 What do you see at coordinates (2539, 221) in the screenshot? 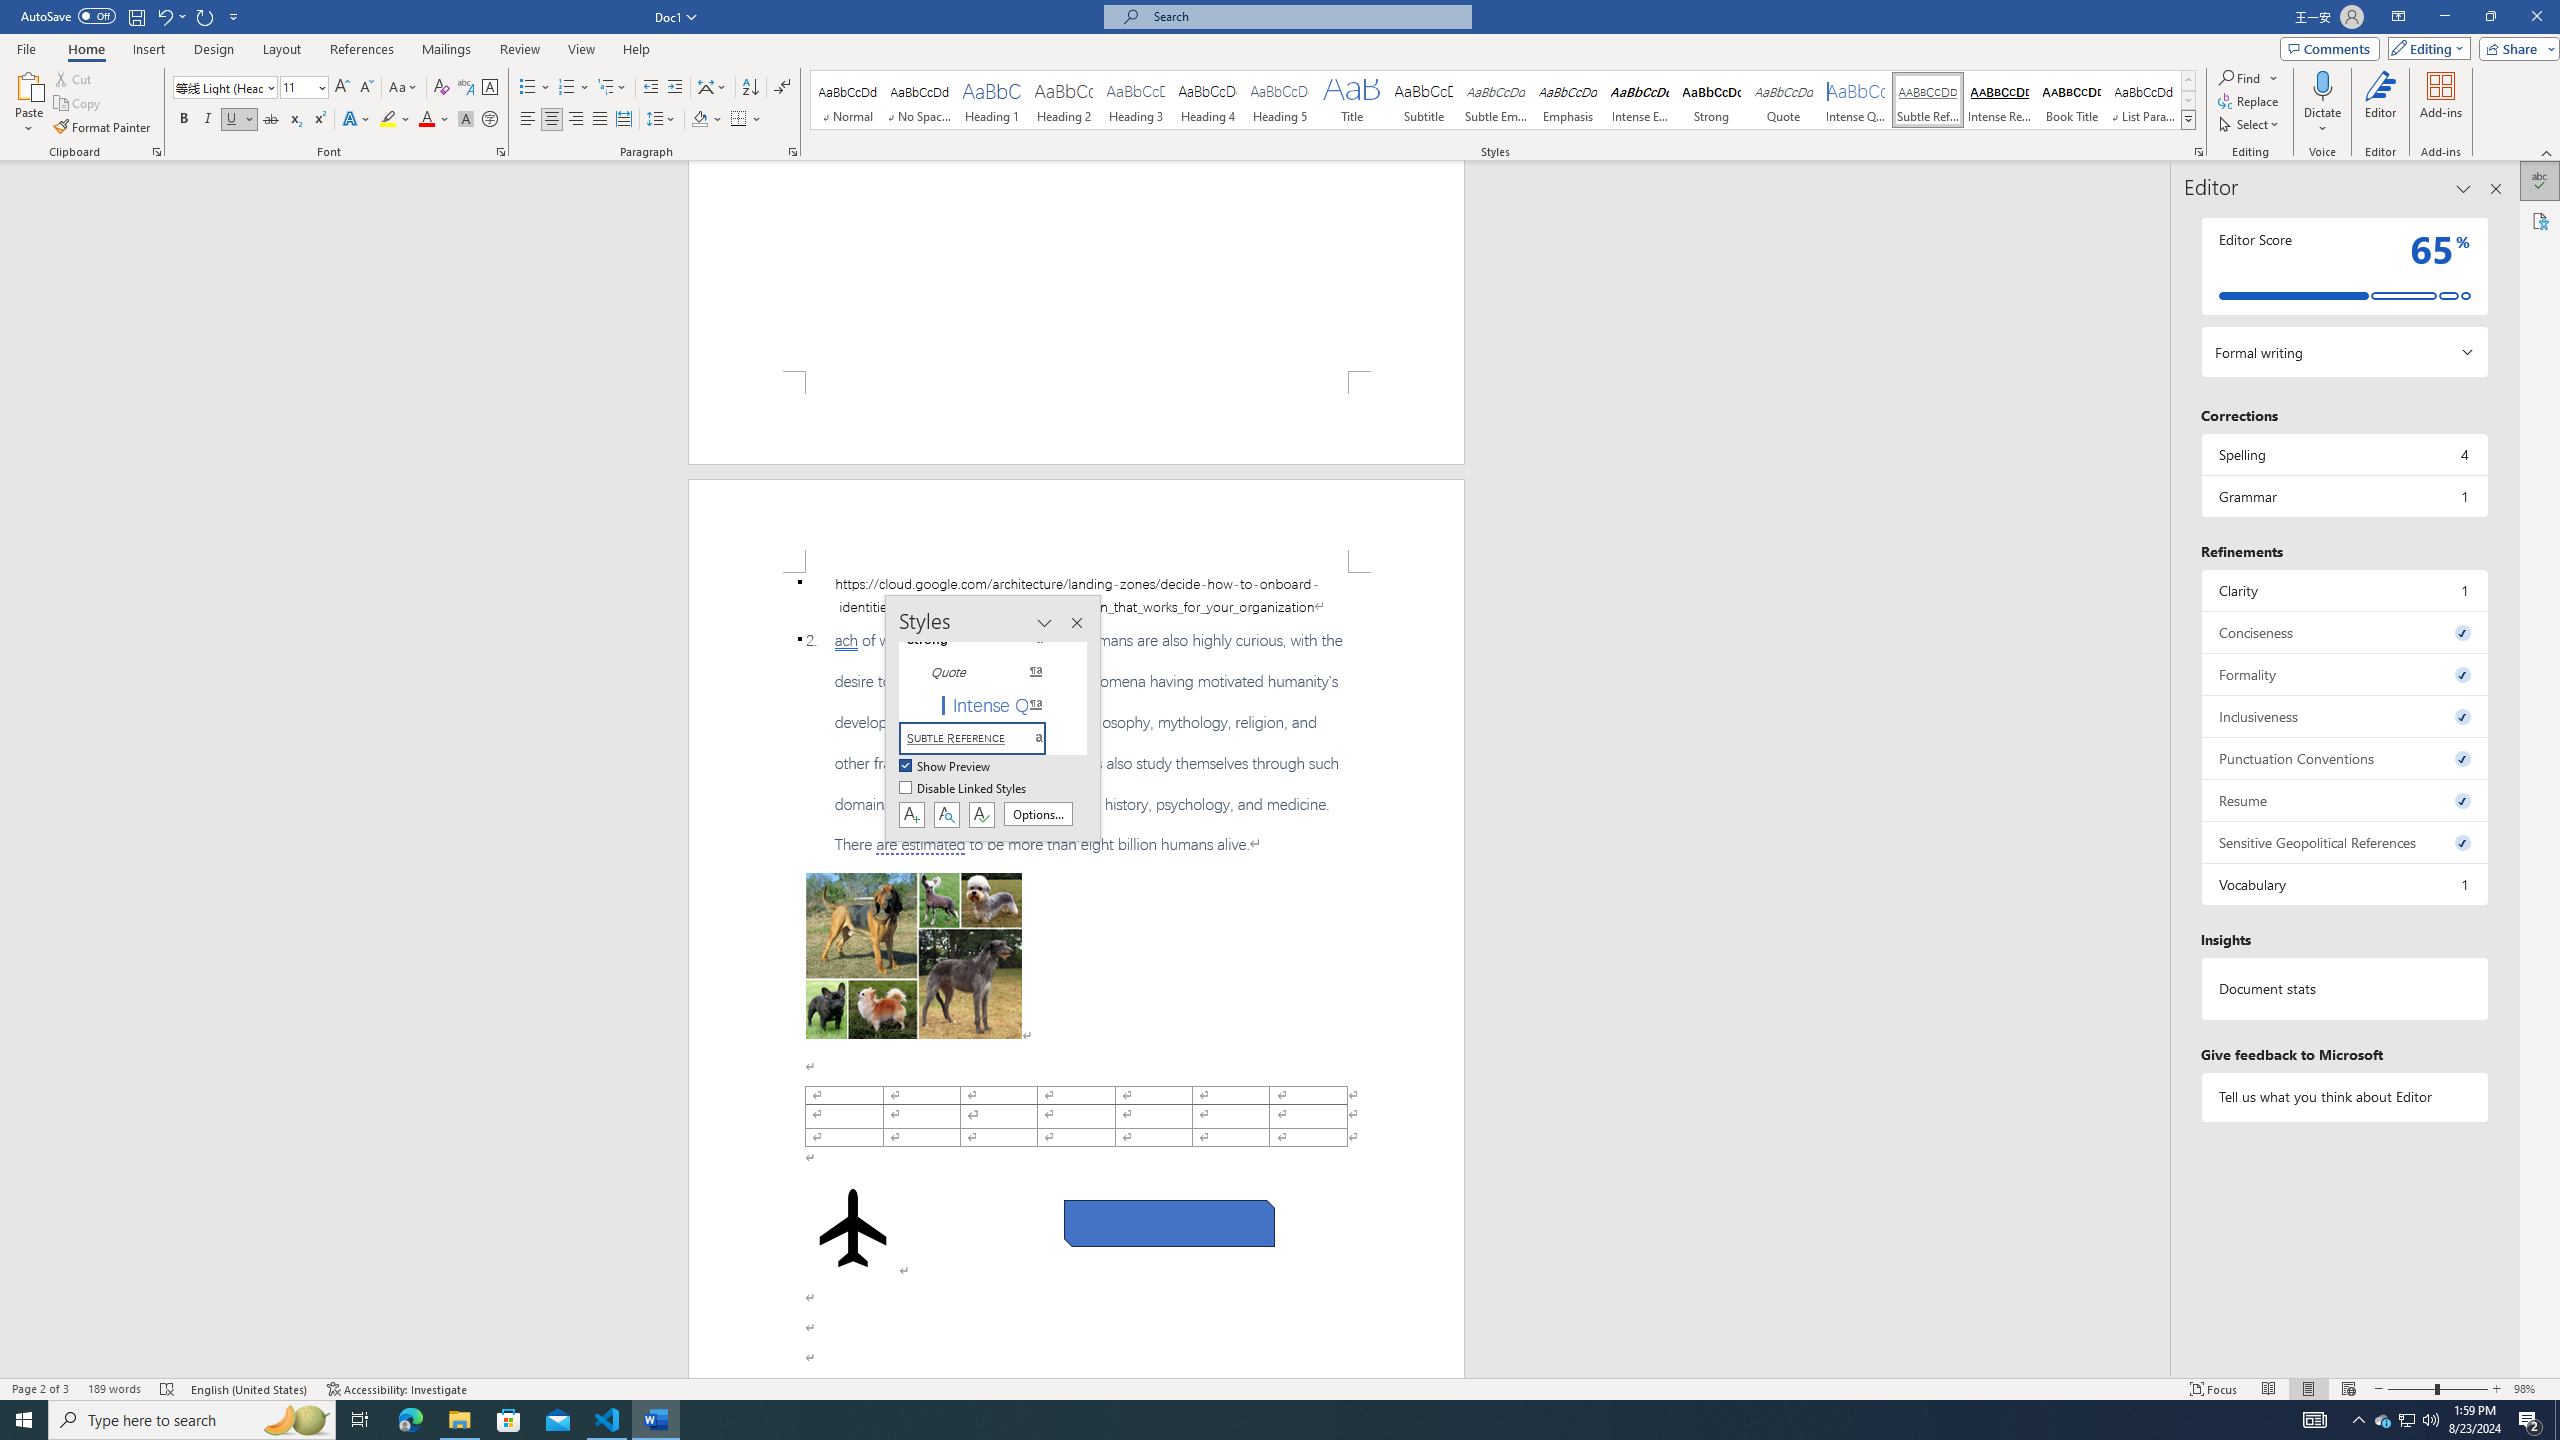
I see `'Accessibility'` at bounding box center [2539, 221].